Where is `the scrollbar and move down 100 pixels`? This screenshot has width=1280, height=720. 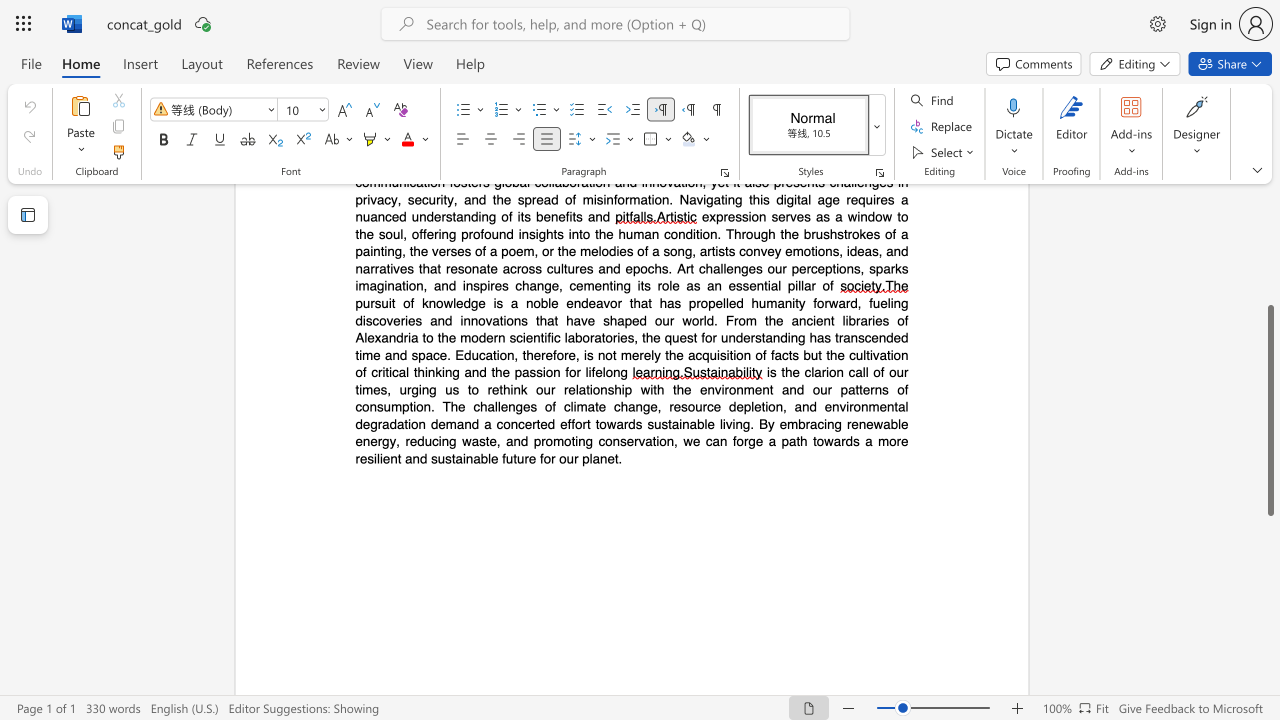 the scrollbar and move down 100 pixels is located at coordinates (1269, 409).